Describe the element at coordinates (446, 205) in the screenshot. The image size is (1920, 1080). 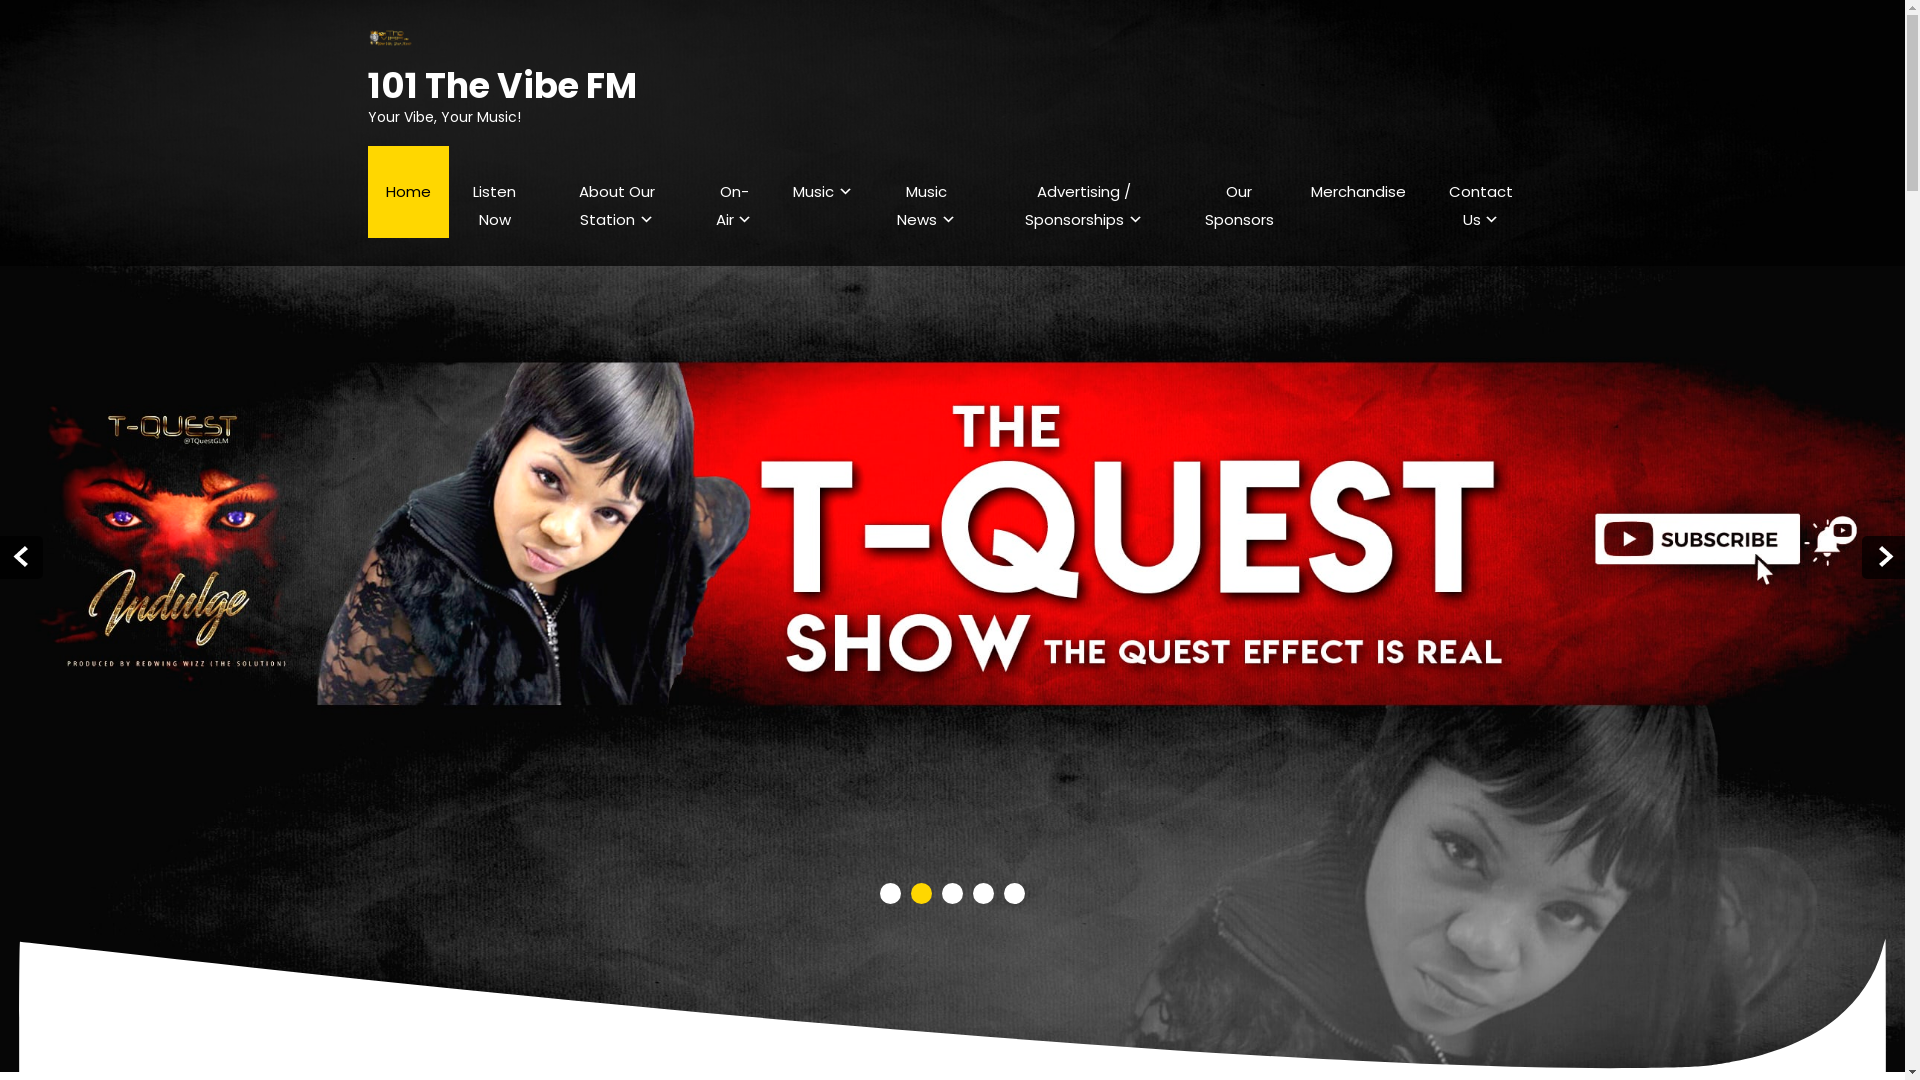
I see `'Listen Now'` at that location.